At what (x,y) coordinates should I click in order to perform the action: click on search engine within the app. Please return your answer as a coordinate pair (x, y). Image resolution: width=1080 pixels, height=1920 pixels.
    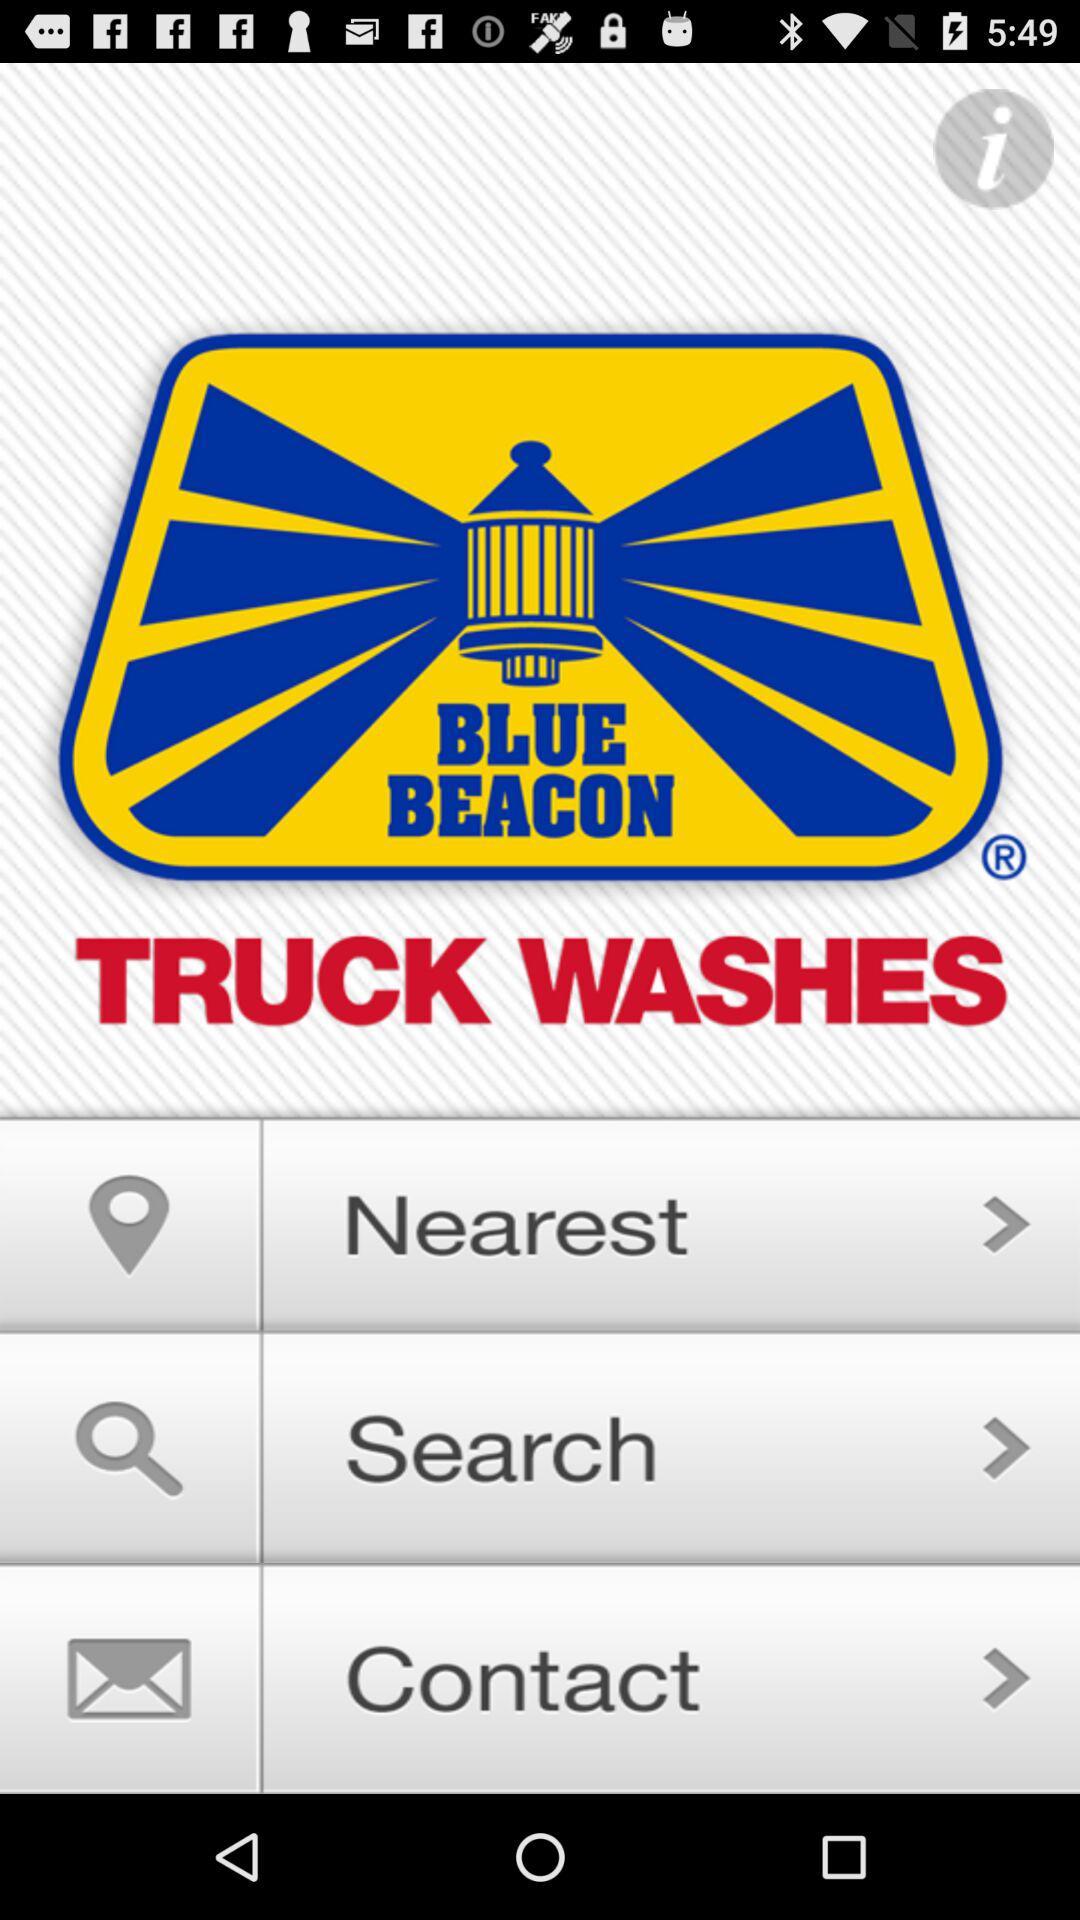
    Looking at the image, I should click on (540, 1447).